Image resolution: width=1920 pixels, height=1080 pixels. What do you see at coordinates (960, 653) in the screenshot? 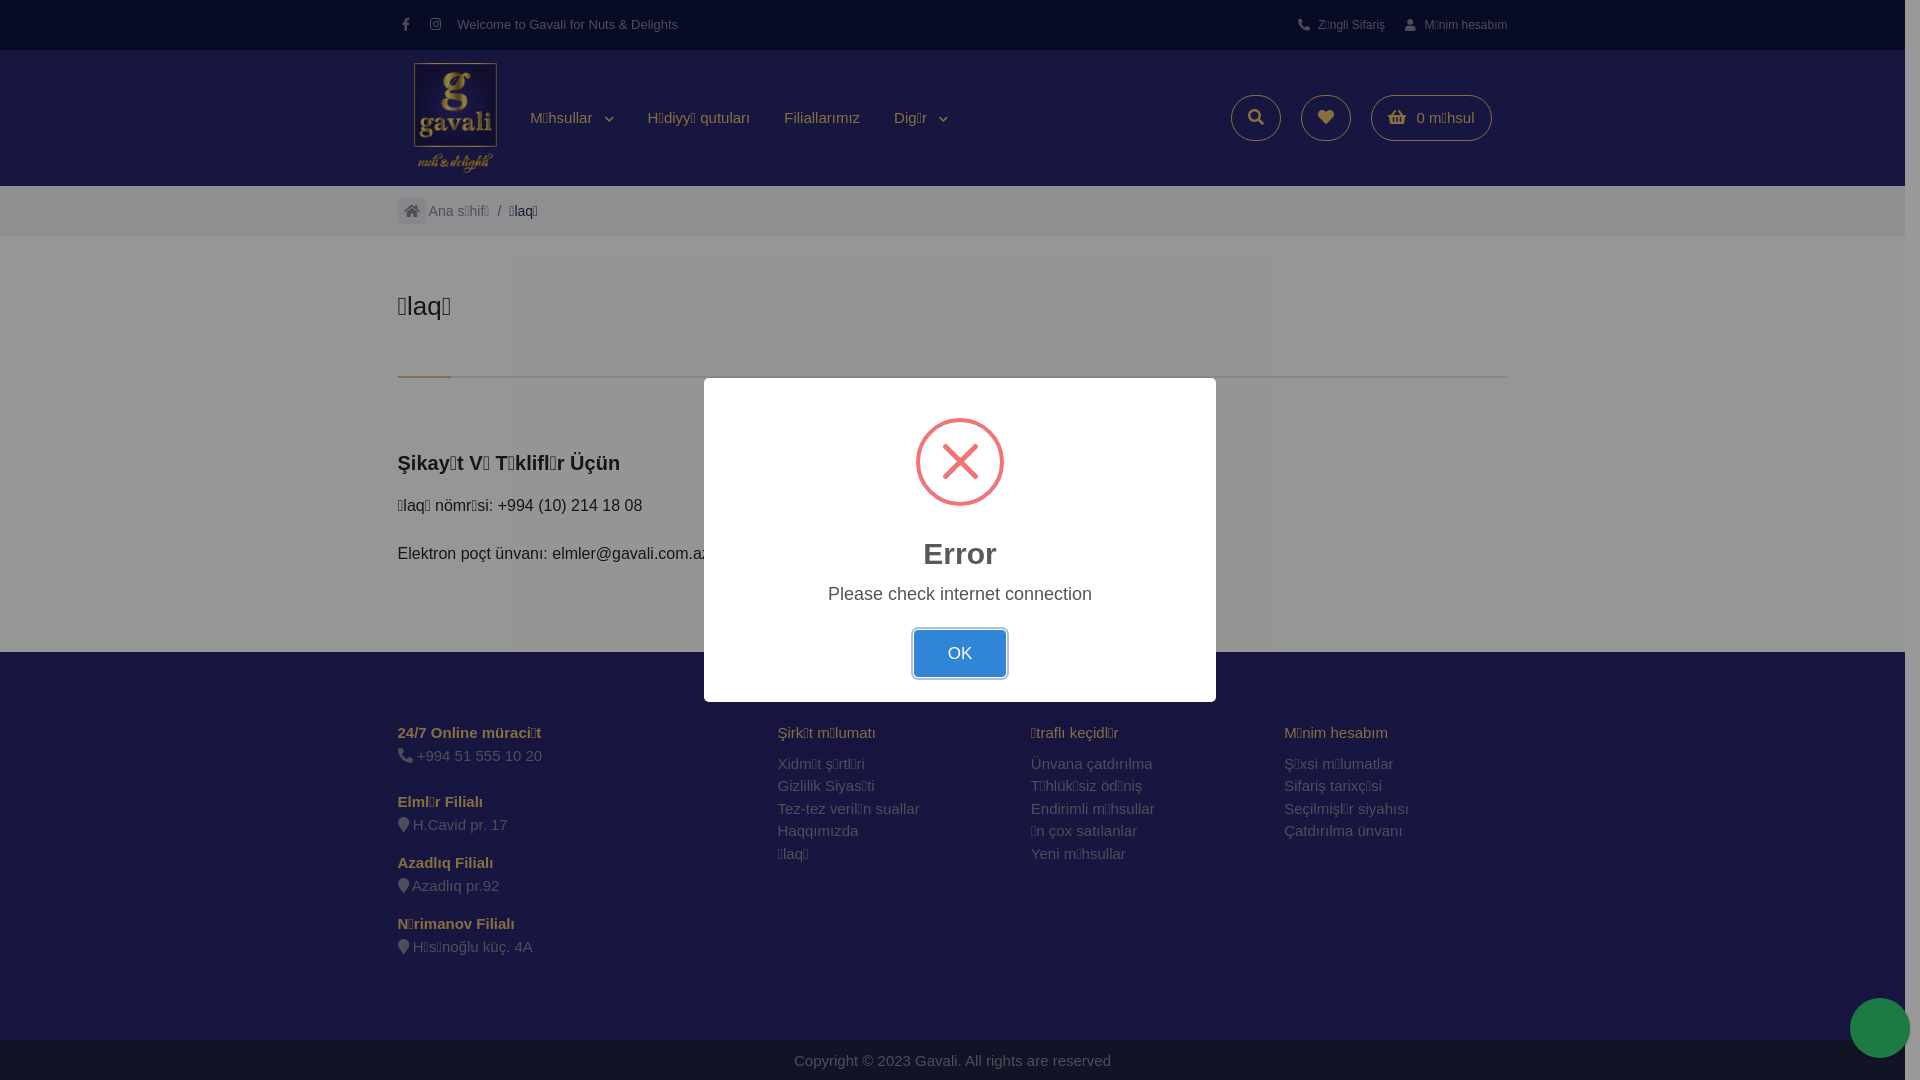
I see `'OK'` at bounding box center [960, 653].